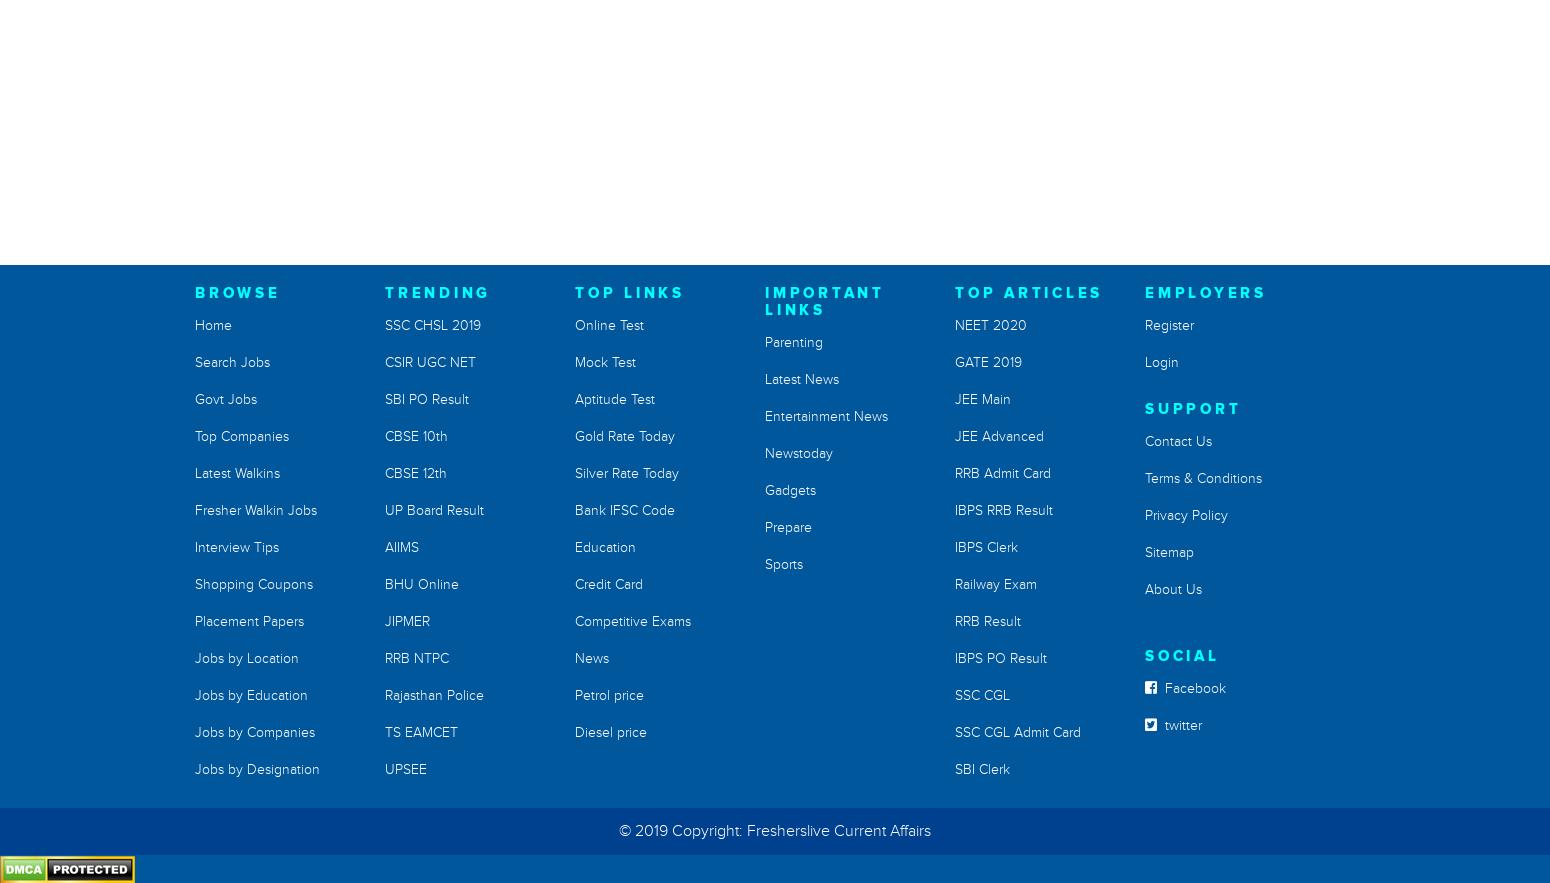 The width and height of the screenshot is (1550, 883). I want to click on 'CSIR UGC NET', so click(384, 362).